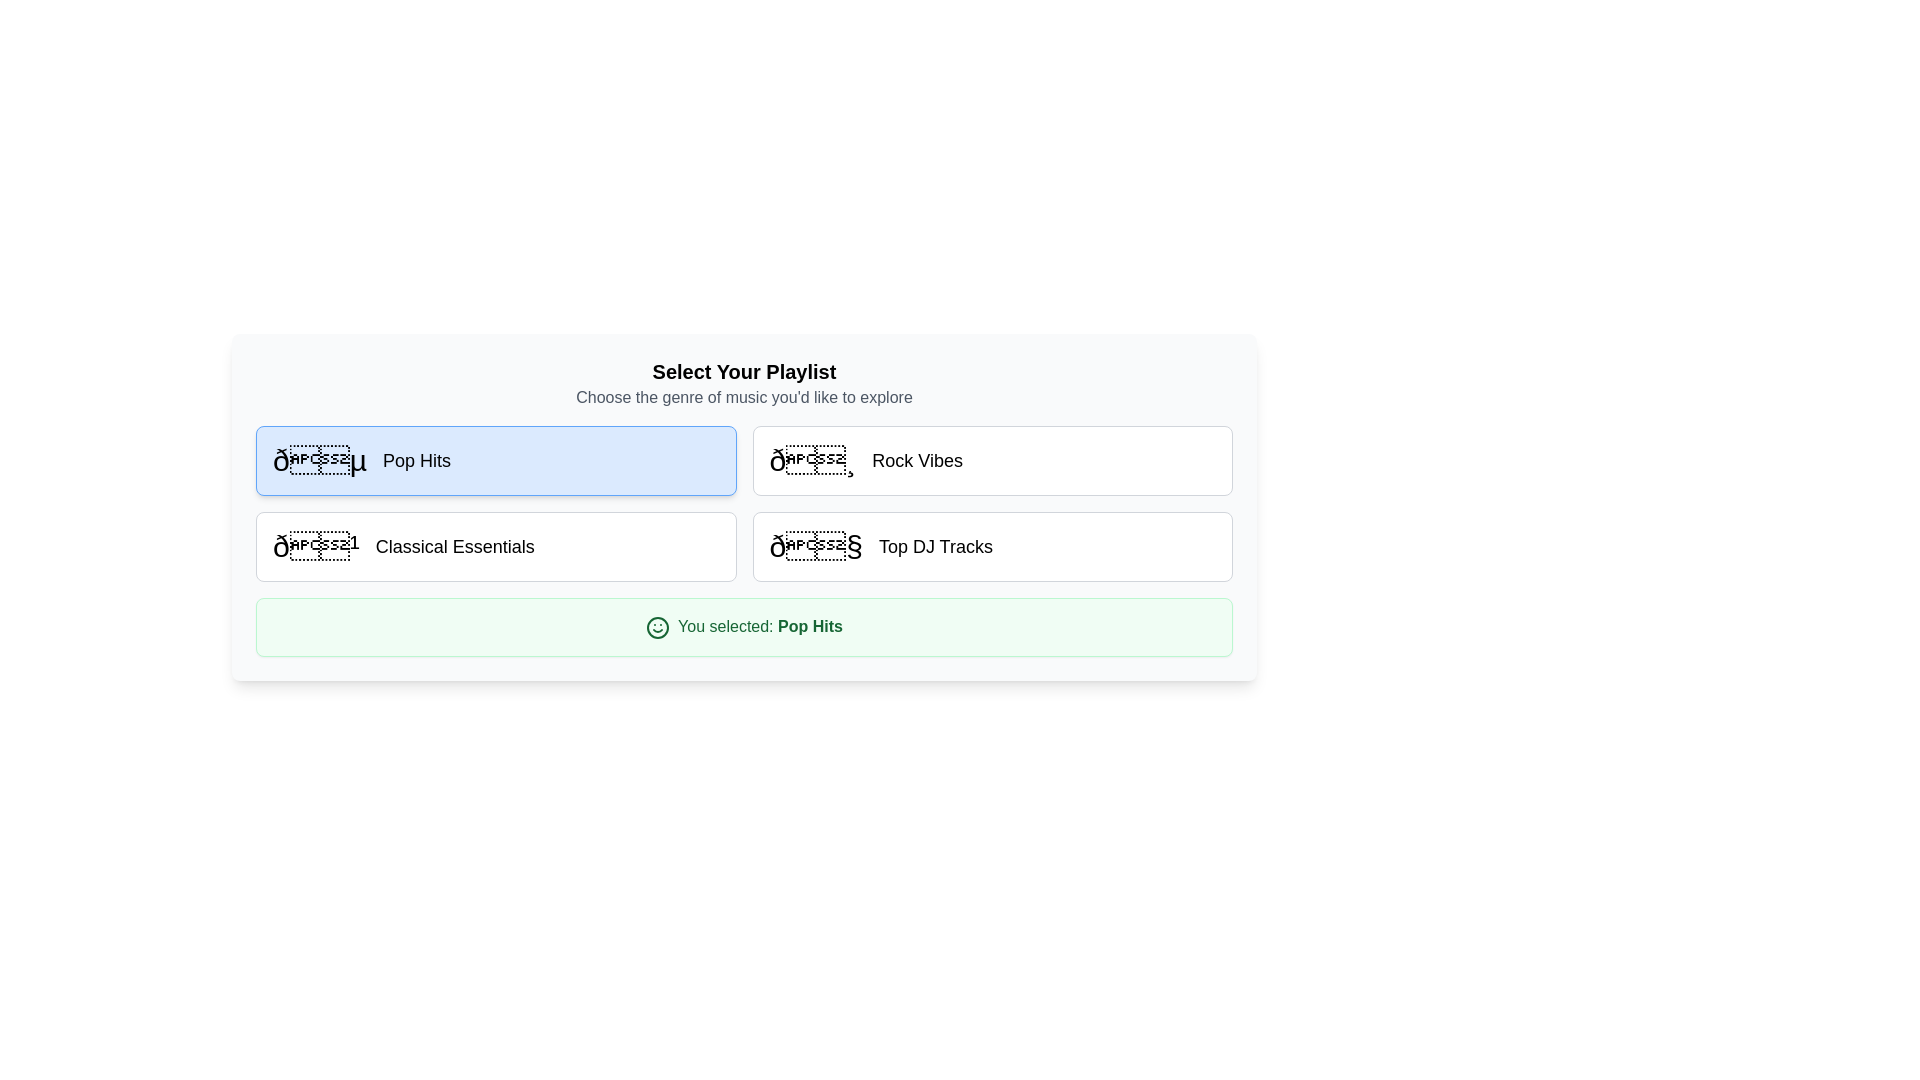 This screenshot has height=1080, width=1920. What do you see at coordinates (743, 384) in the screenshot?
I see `text block containing 'Select Your Playlist' and 'Choose the genre of music you'd like to explore', which is located above the music genre buttons` at bounding box center [743, 384].